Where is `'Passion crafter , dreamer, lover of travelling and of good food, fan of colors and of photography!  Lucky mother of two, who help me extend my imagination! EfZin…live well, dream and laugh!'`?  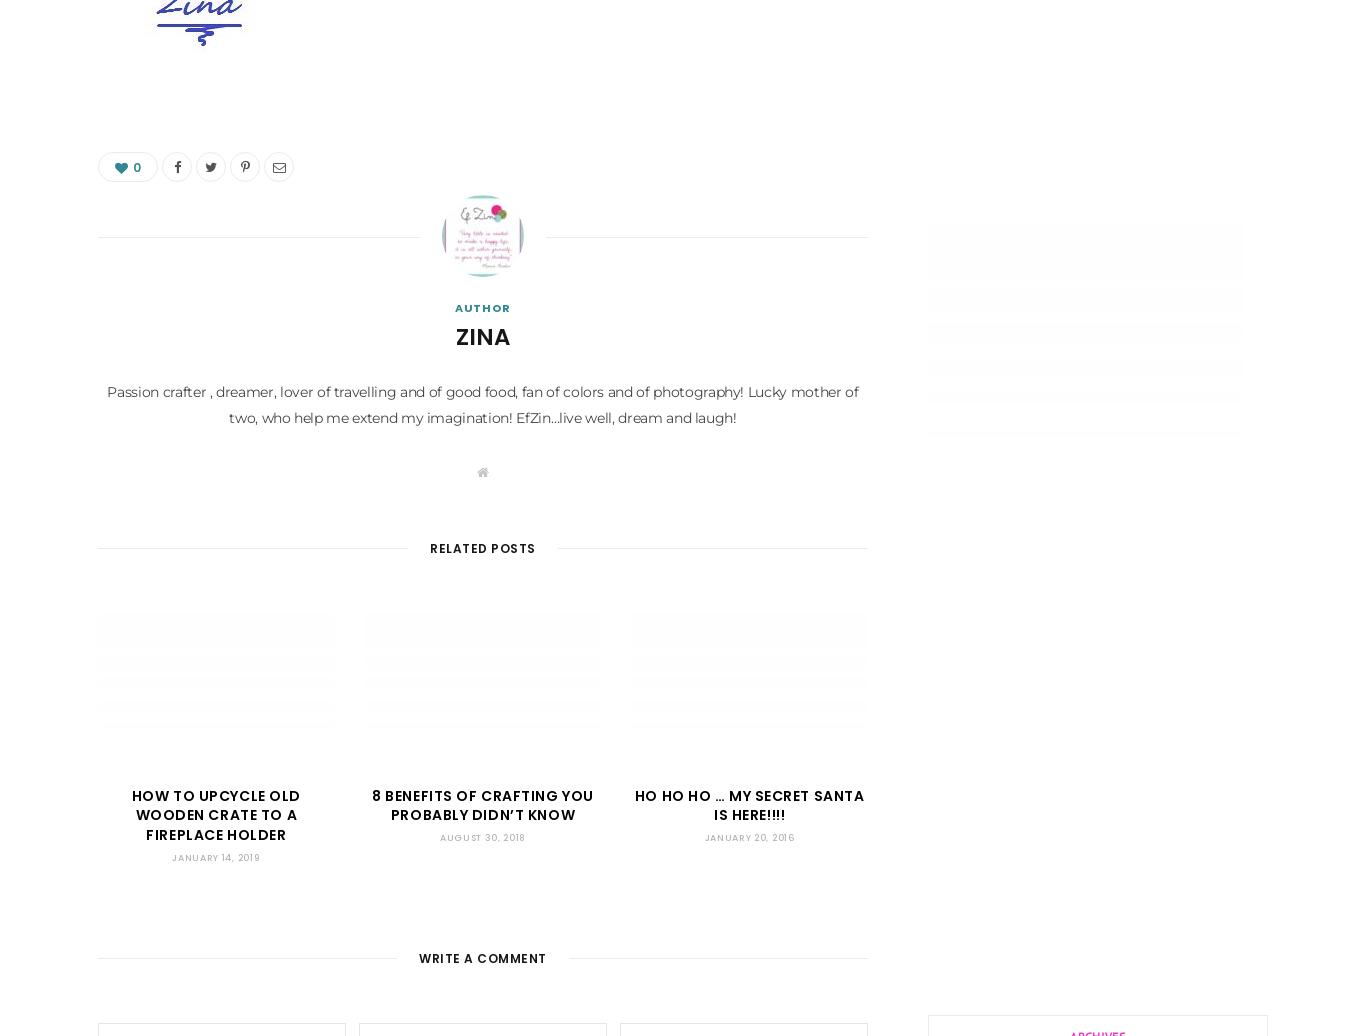 'Passion crafter , dreamer, lover of travelling and of good food, fan of colors and of photography!  Lucky mother of two, who help me extend my imagination! EfZin…live well, dream and laugh!' is located at coordinates (482, 404).